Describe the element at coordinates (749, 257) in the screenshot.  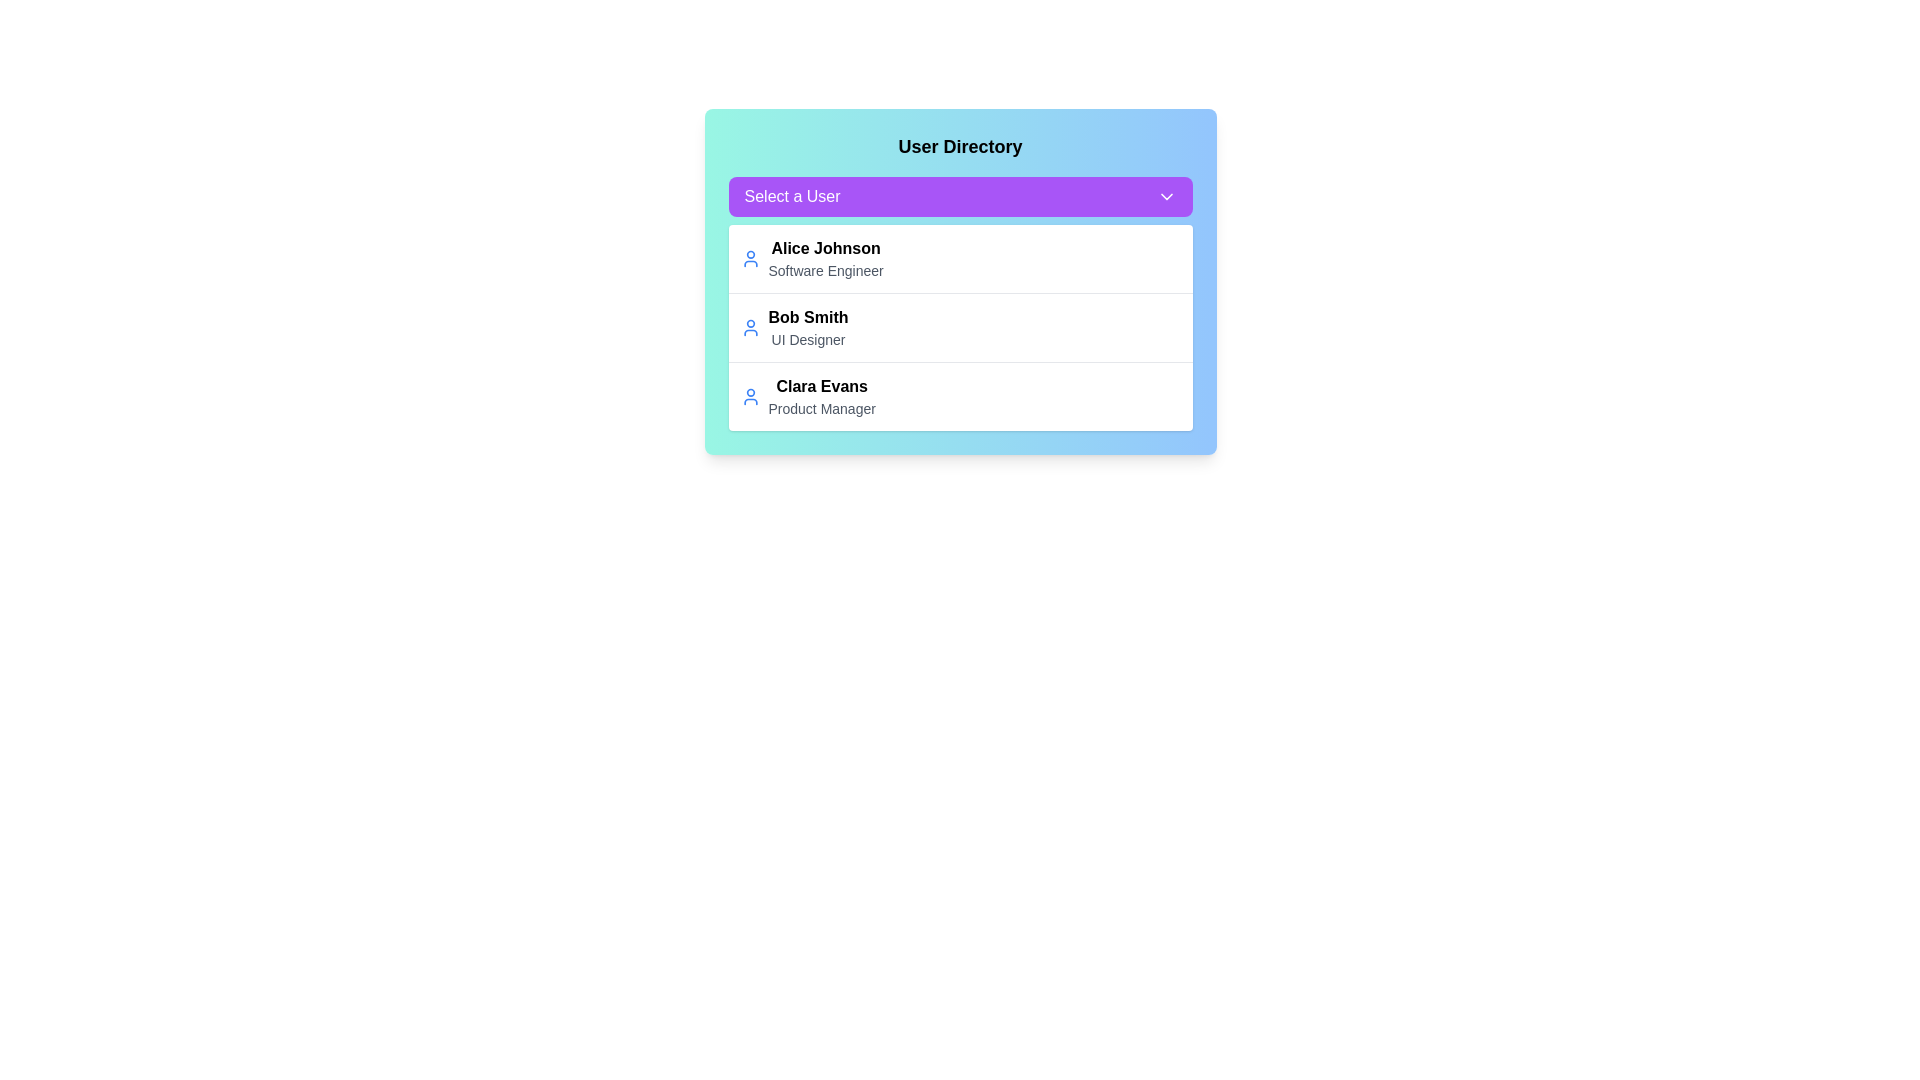
I see `the user icon representing 'Alice Johnson' located at the far left of her entry in the user directory` at that location.